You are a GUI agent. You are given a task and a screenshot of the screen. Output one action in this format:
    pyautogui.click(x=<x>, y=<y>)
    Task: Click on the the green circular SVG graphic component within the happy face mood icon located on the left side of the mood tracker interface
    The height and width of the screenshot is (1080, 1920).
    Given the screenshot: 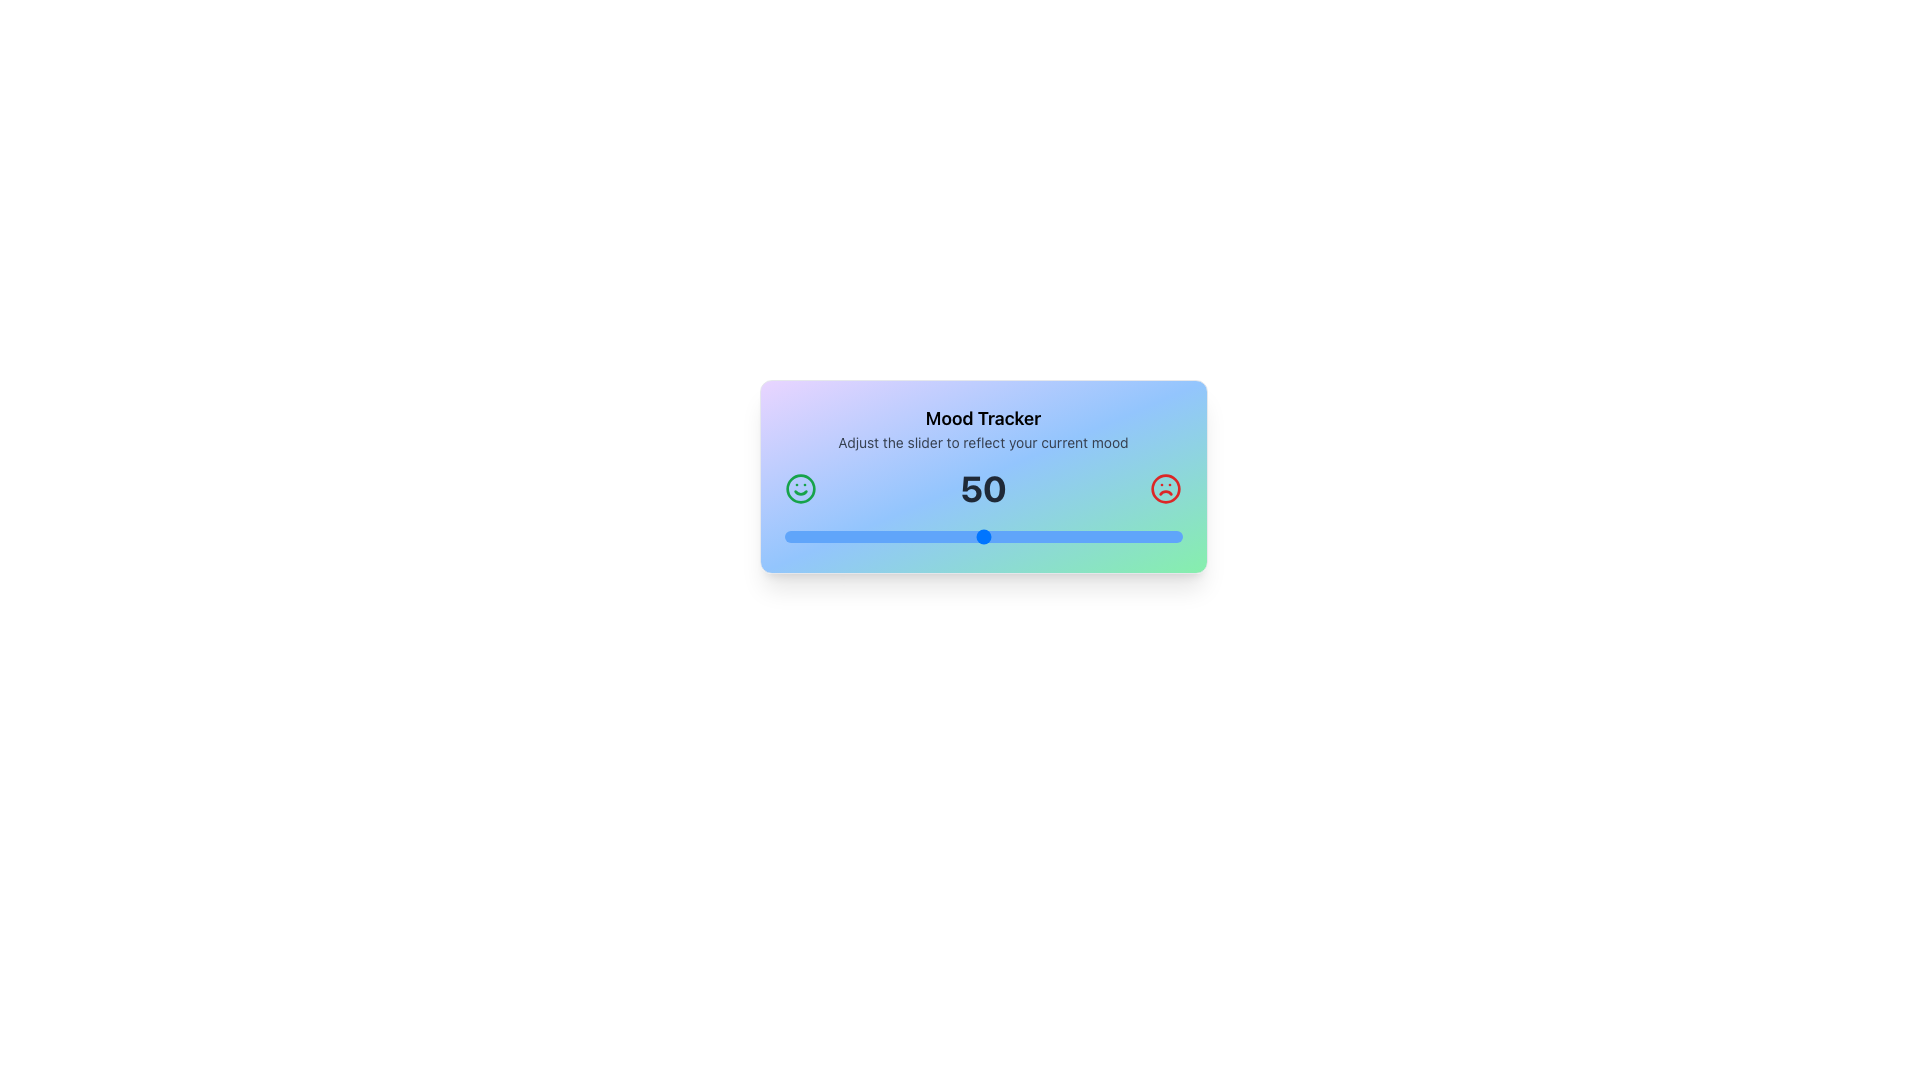 What is the action you would take?
    pyautogui.click(x=800, y=489)
    